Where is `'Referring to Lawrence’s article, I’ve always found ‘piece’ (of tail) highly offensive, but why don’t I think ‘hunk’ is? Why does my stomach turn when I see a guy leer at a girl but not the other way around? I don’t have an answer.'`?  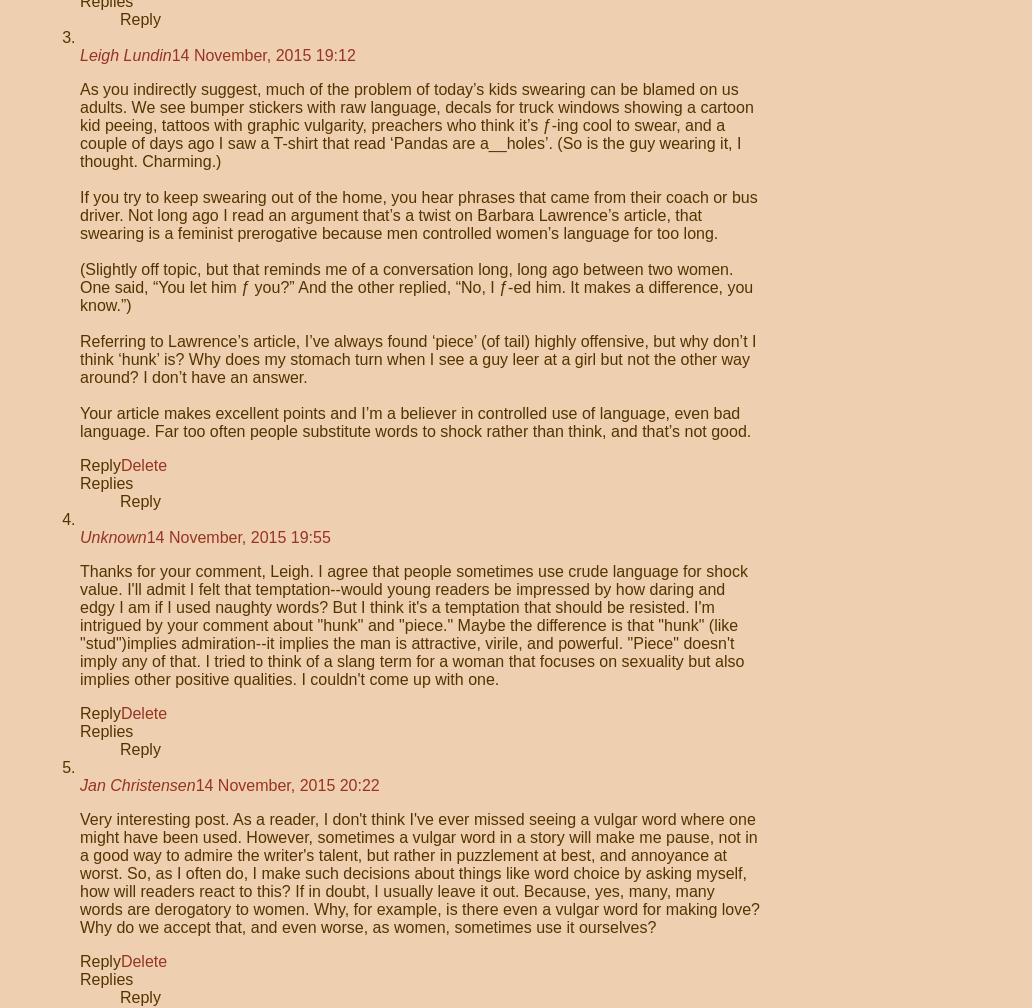 'Referring to Lawrence’s article, I’ve always found ‘piece’ (of tail) highly offensive, but why don’t I think ‘hunk’ is? Why does my stomach turn when I see a guy leer at a girl but not the other way around? I don’t have an answer.' is located at coordinates (416, 359).